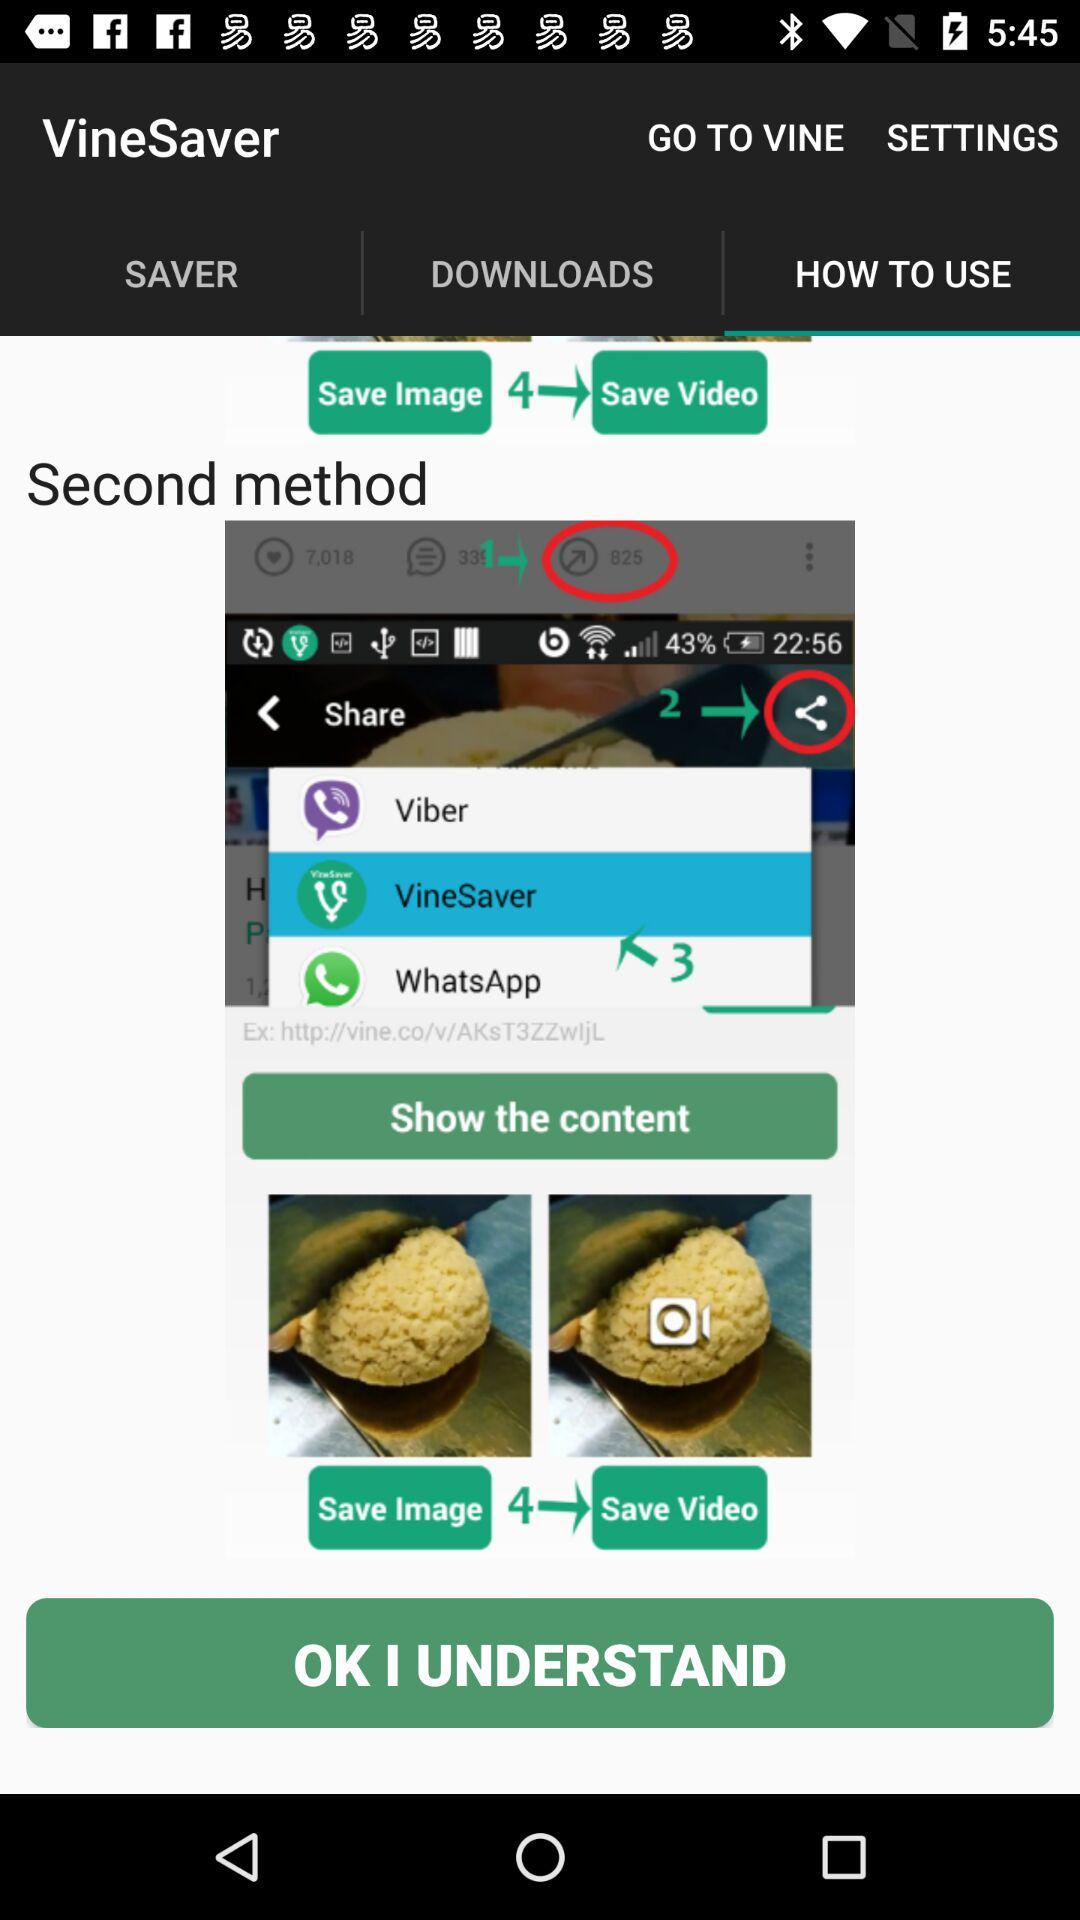 The image size is (1080, 1920). What do you see at coordinates (745, 135) in the screenshot?
I see `the item next to vinesaver item` at bounding box center [745, 135].